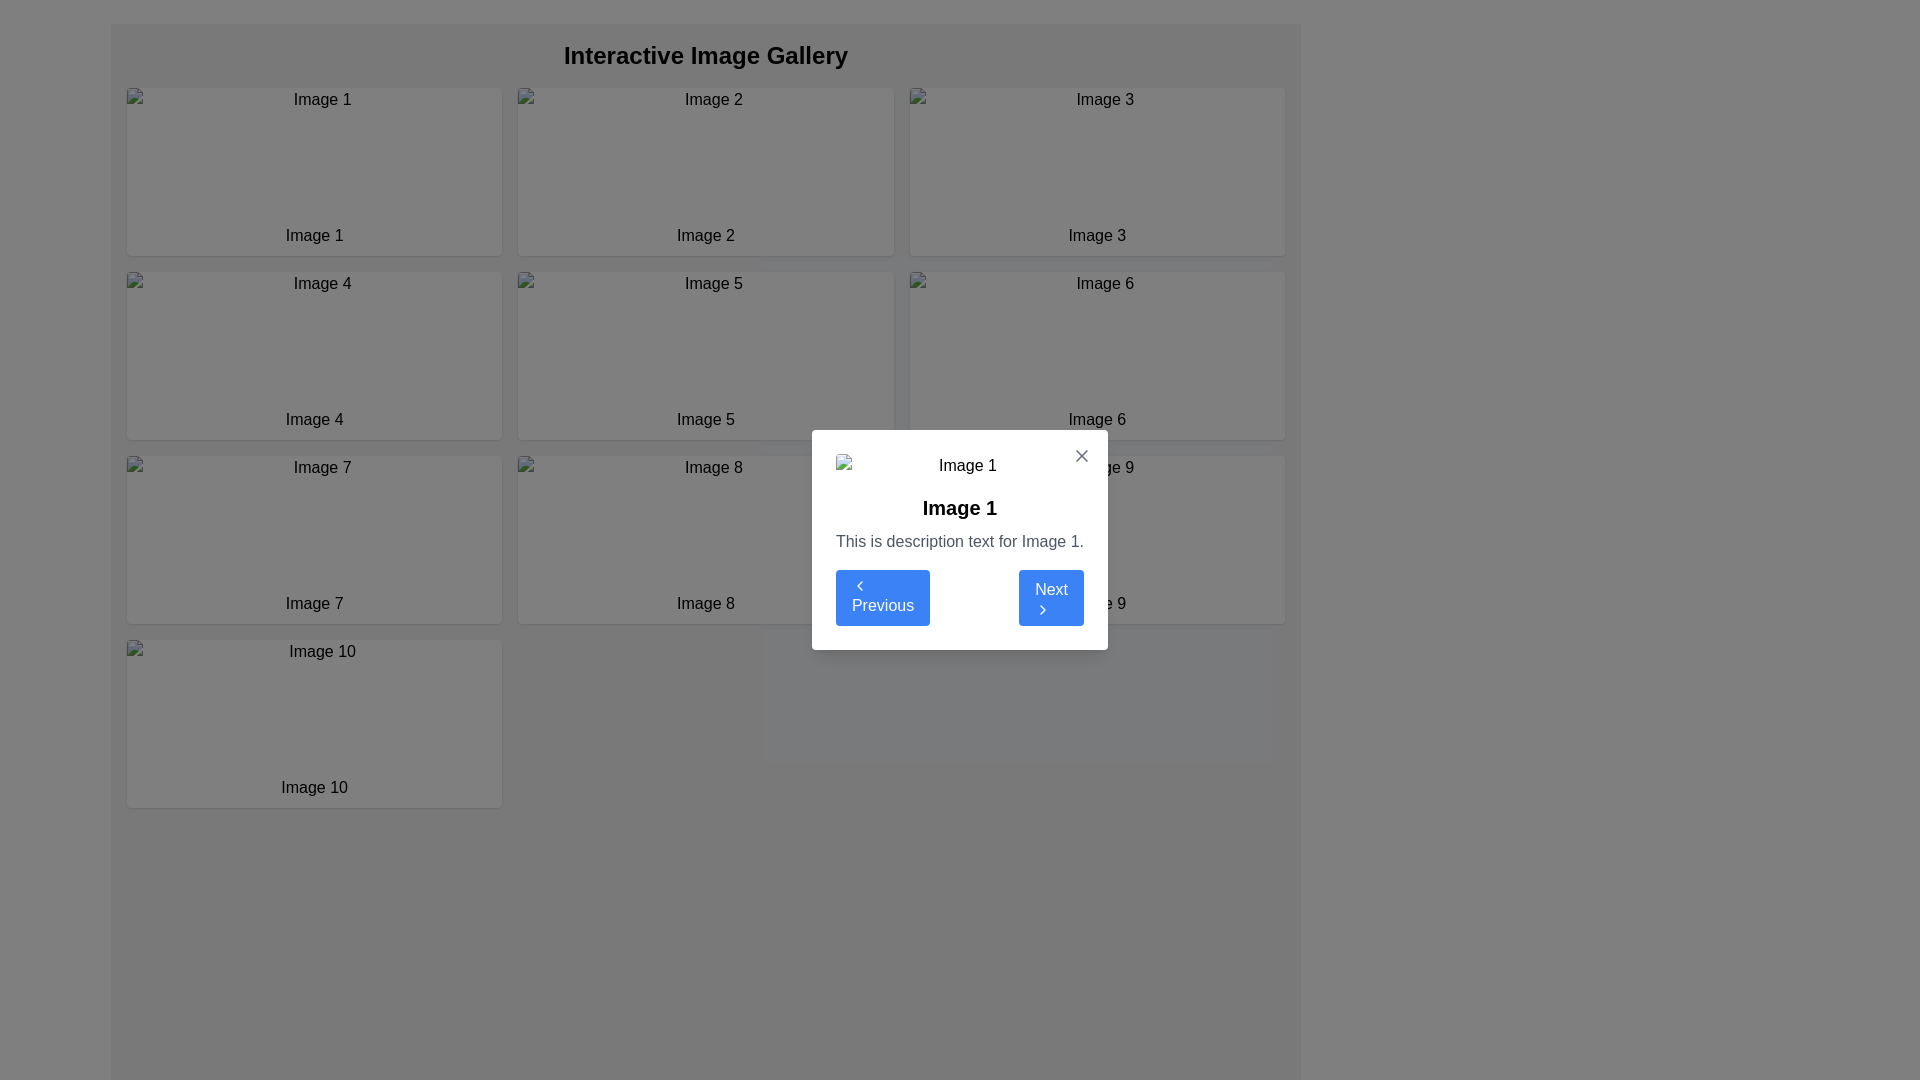  What do you see at coordinates (313, 234) in the screenshot?
I see `text label located at the bottom of the card structure, which serves as an identifier for the associated image above it` at bounding box center [313, 234].